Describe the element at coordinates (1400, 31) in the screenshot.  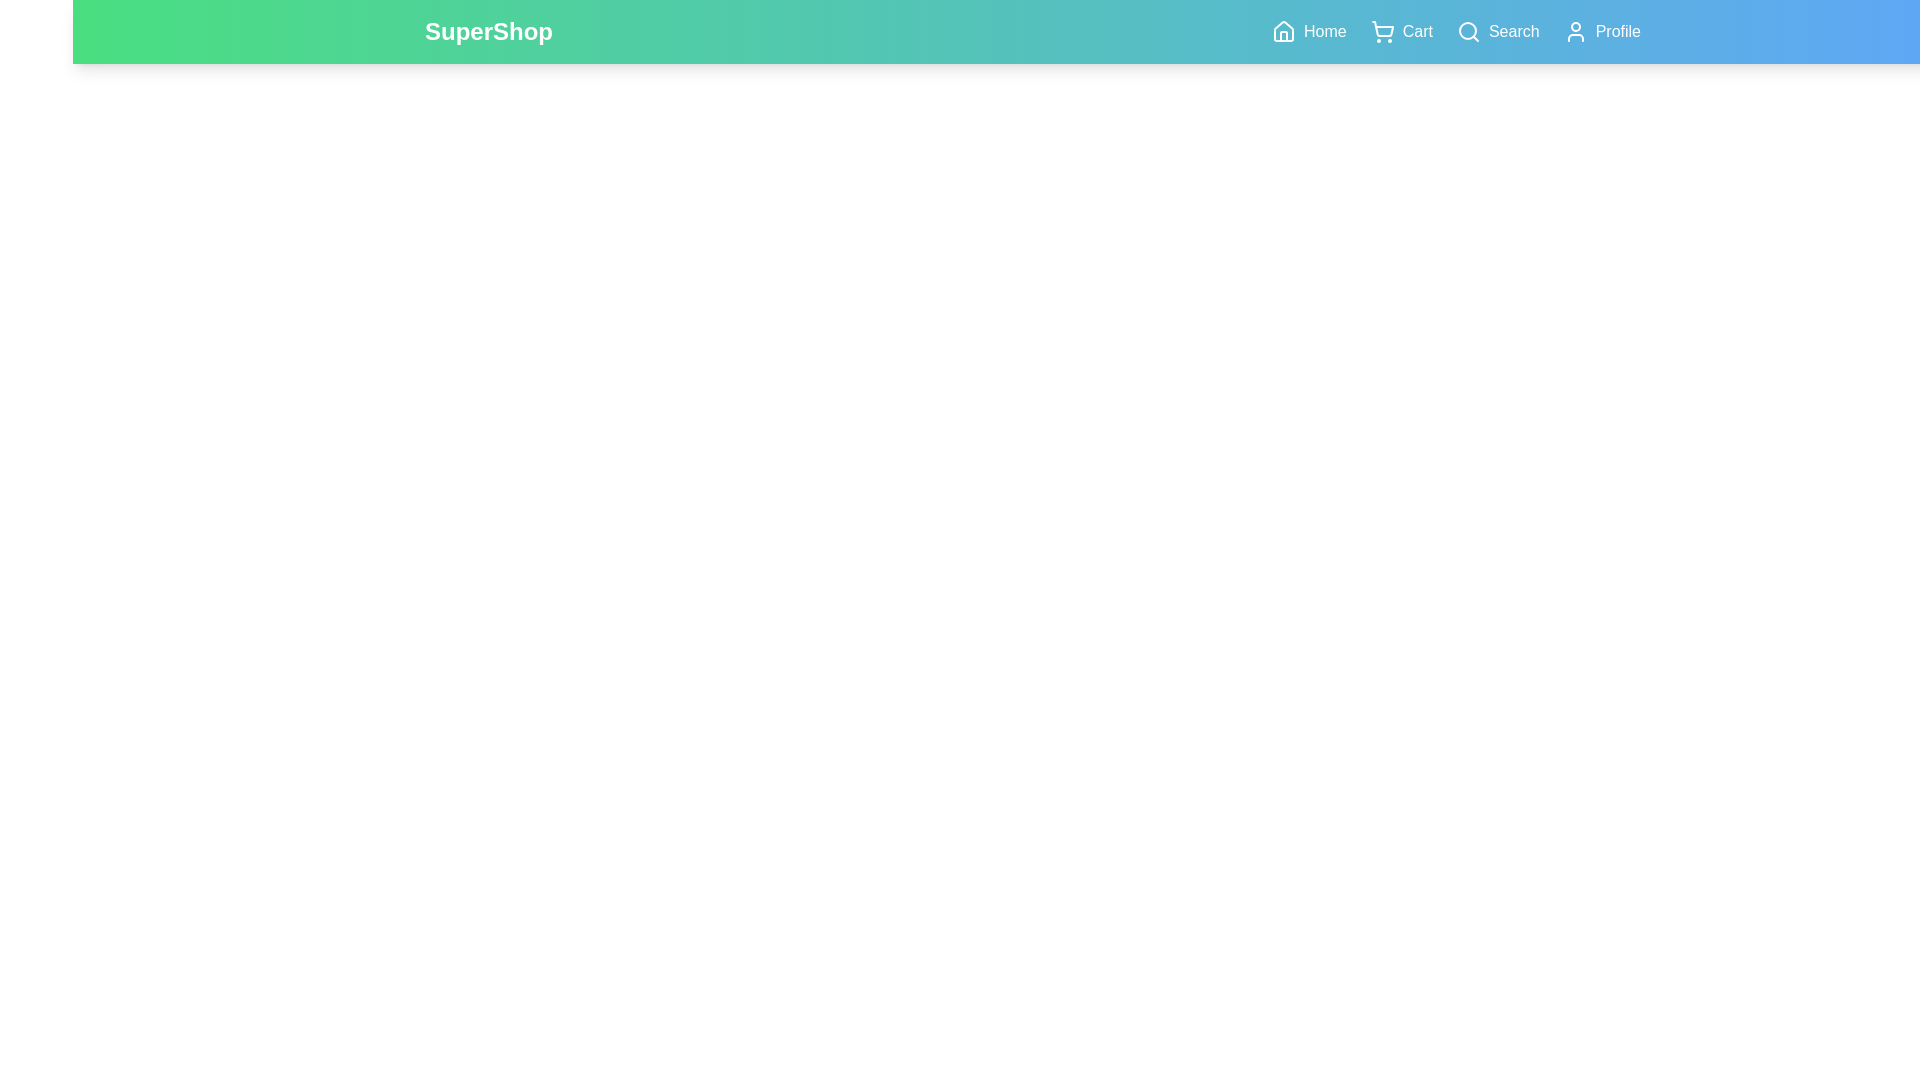
I see `the shopping cart navigation link located in the horizontal navigation bar, positioned between the 'Home' and 'Search' elements` at that location.